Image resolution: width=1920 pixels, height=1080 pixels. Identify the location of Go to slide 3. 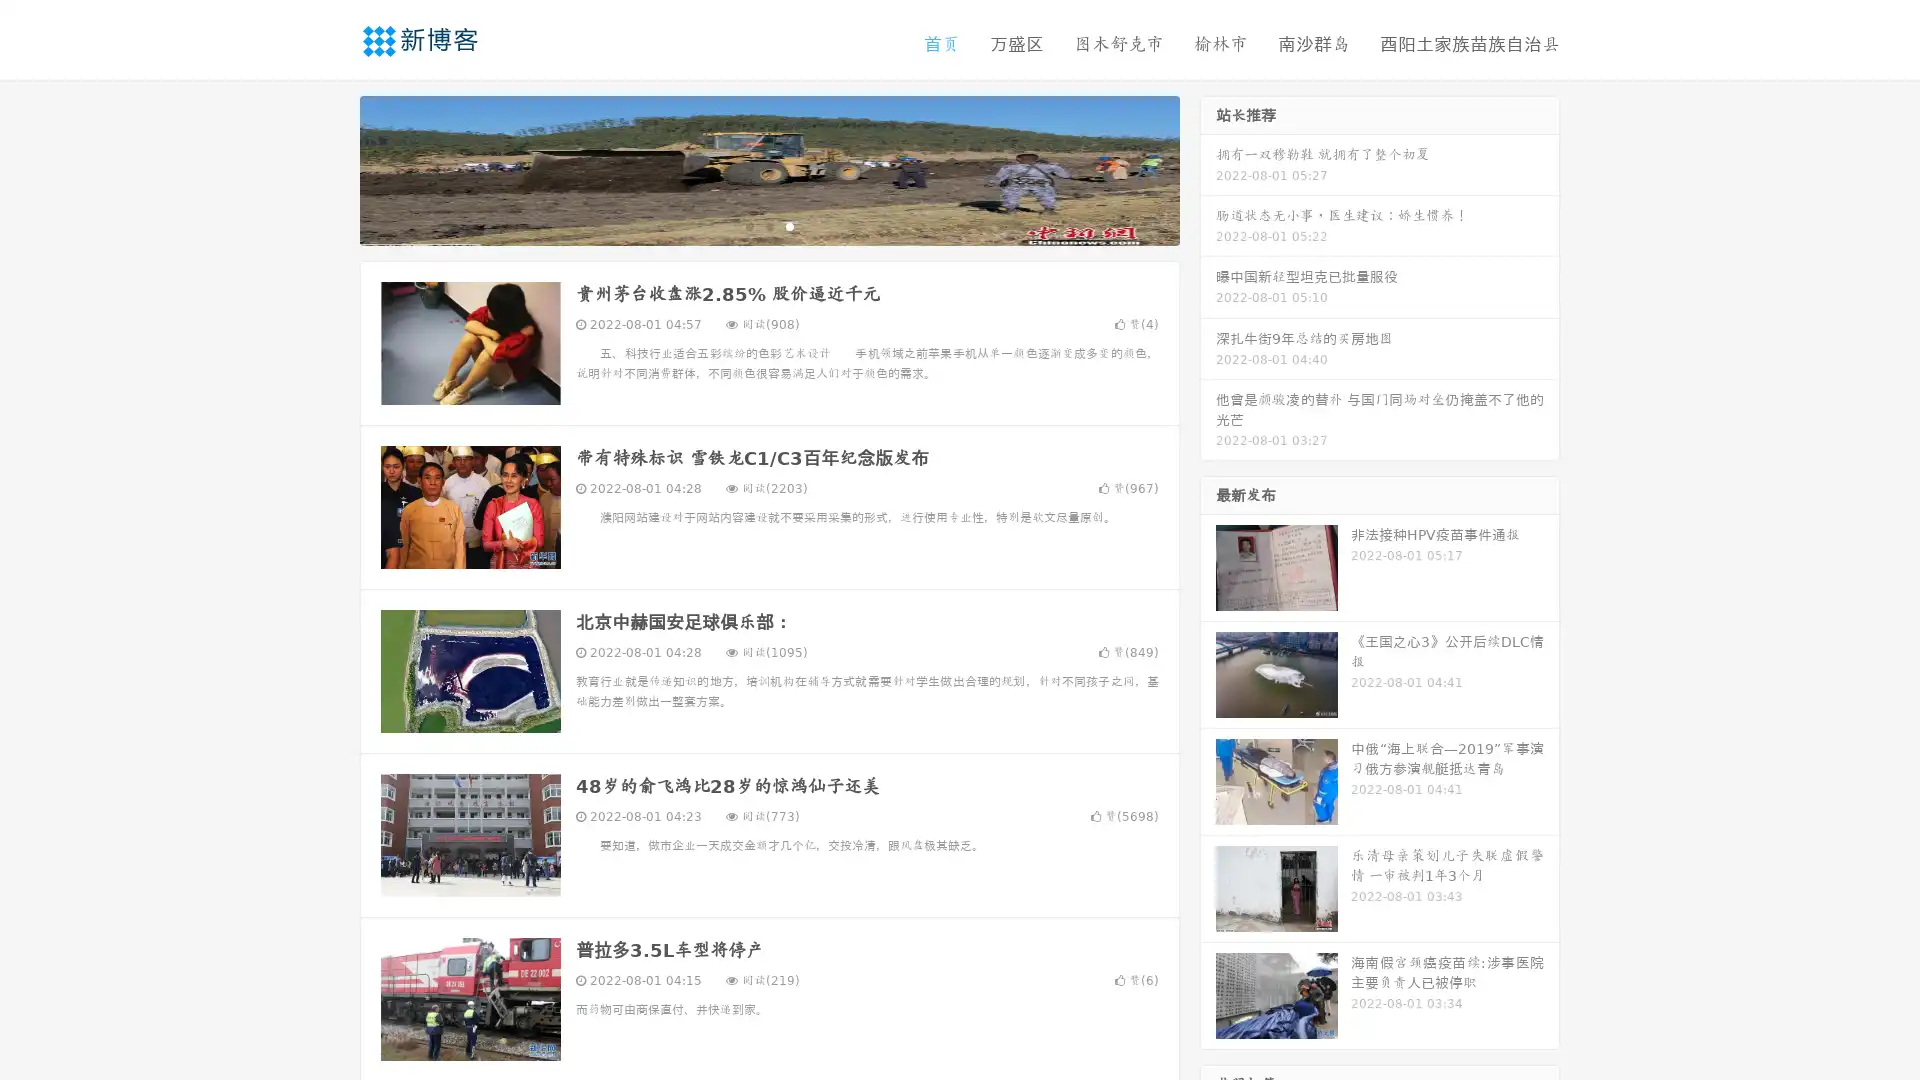
(789, 225).